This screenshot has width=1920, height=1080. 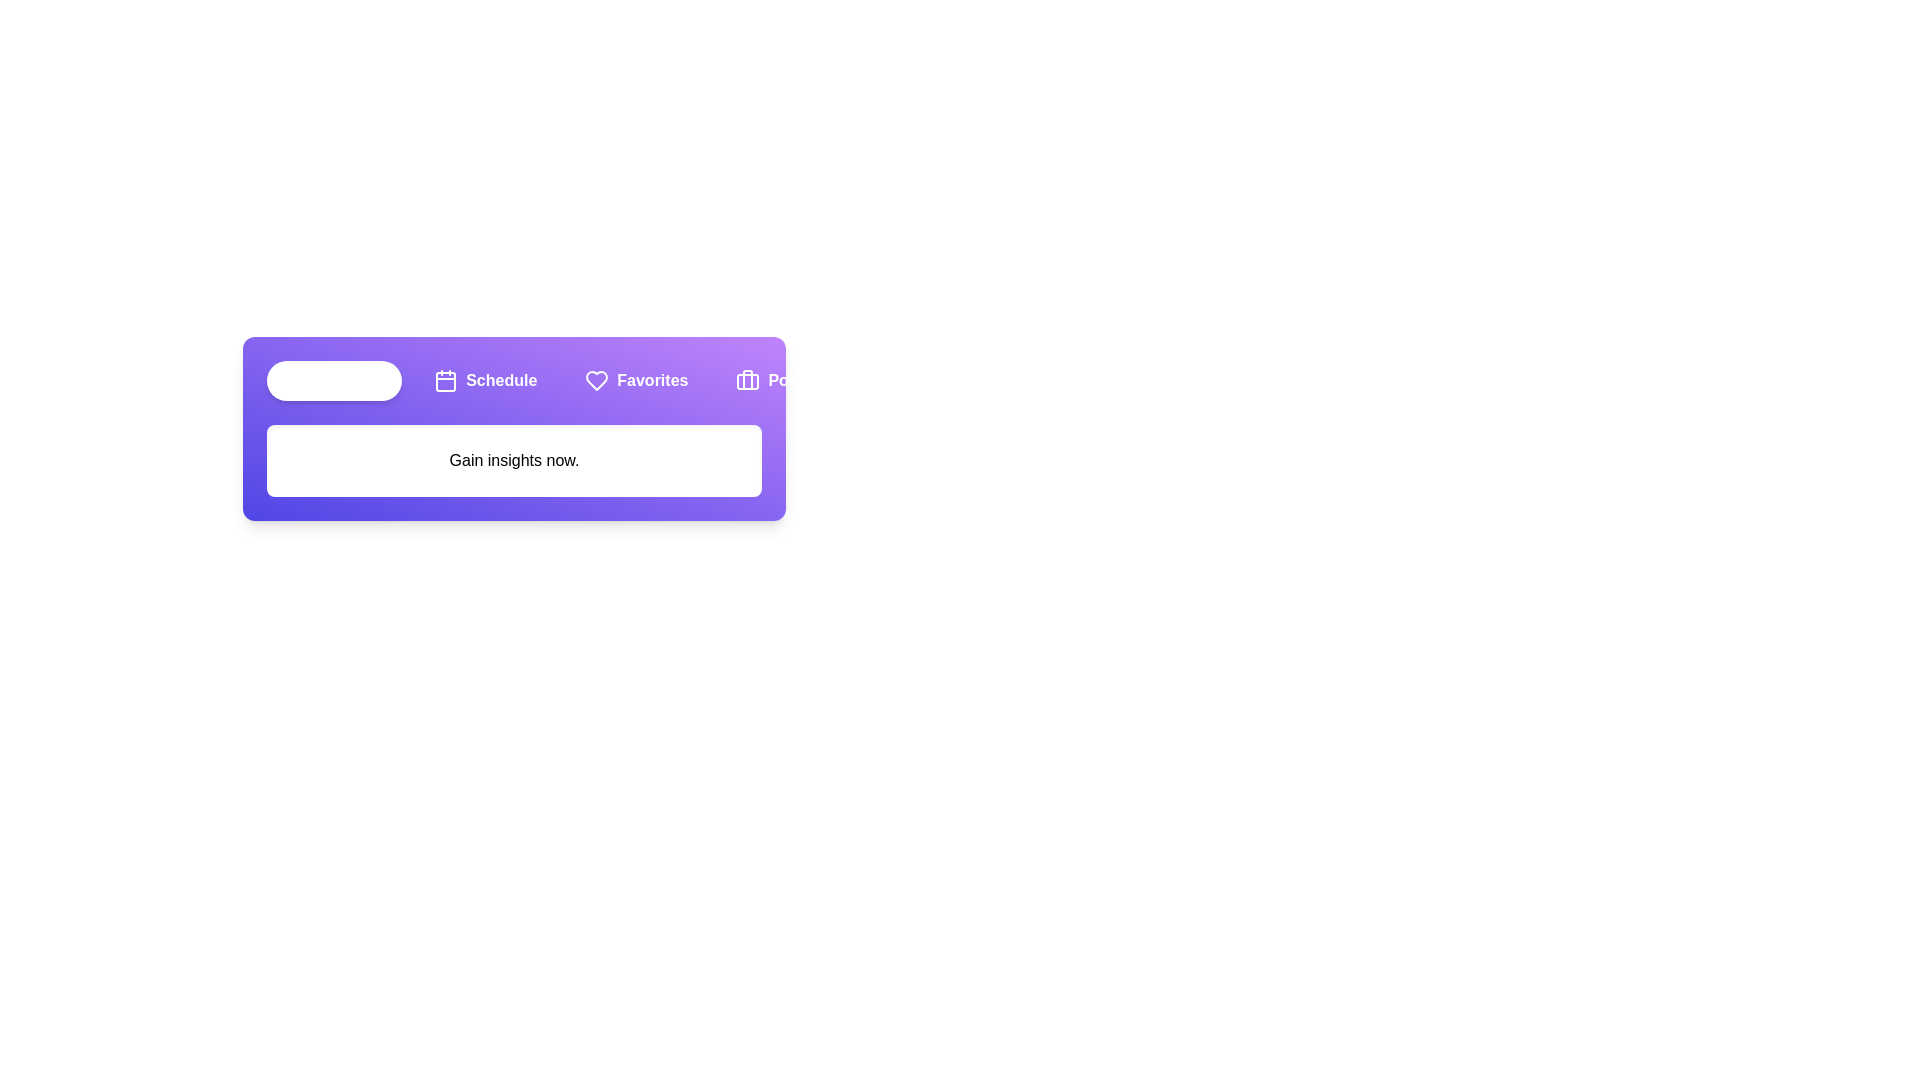 What do you see at coordinates (334, 381) in the screenshot?
I see `the Overview tab` at bounding box center [334, 381].